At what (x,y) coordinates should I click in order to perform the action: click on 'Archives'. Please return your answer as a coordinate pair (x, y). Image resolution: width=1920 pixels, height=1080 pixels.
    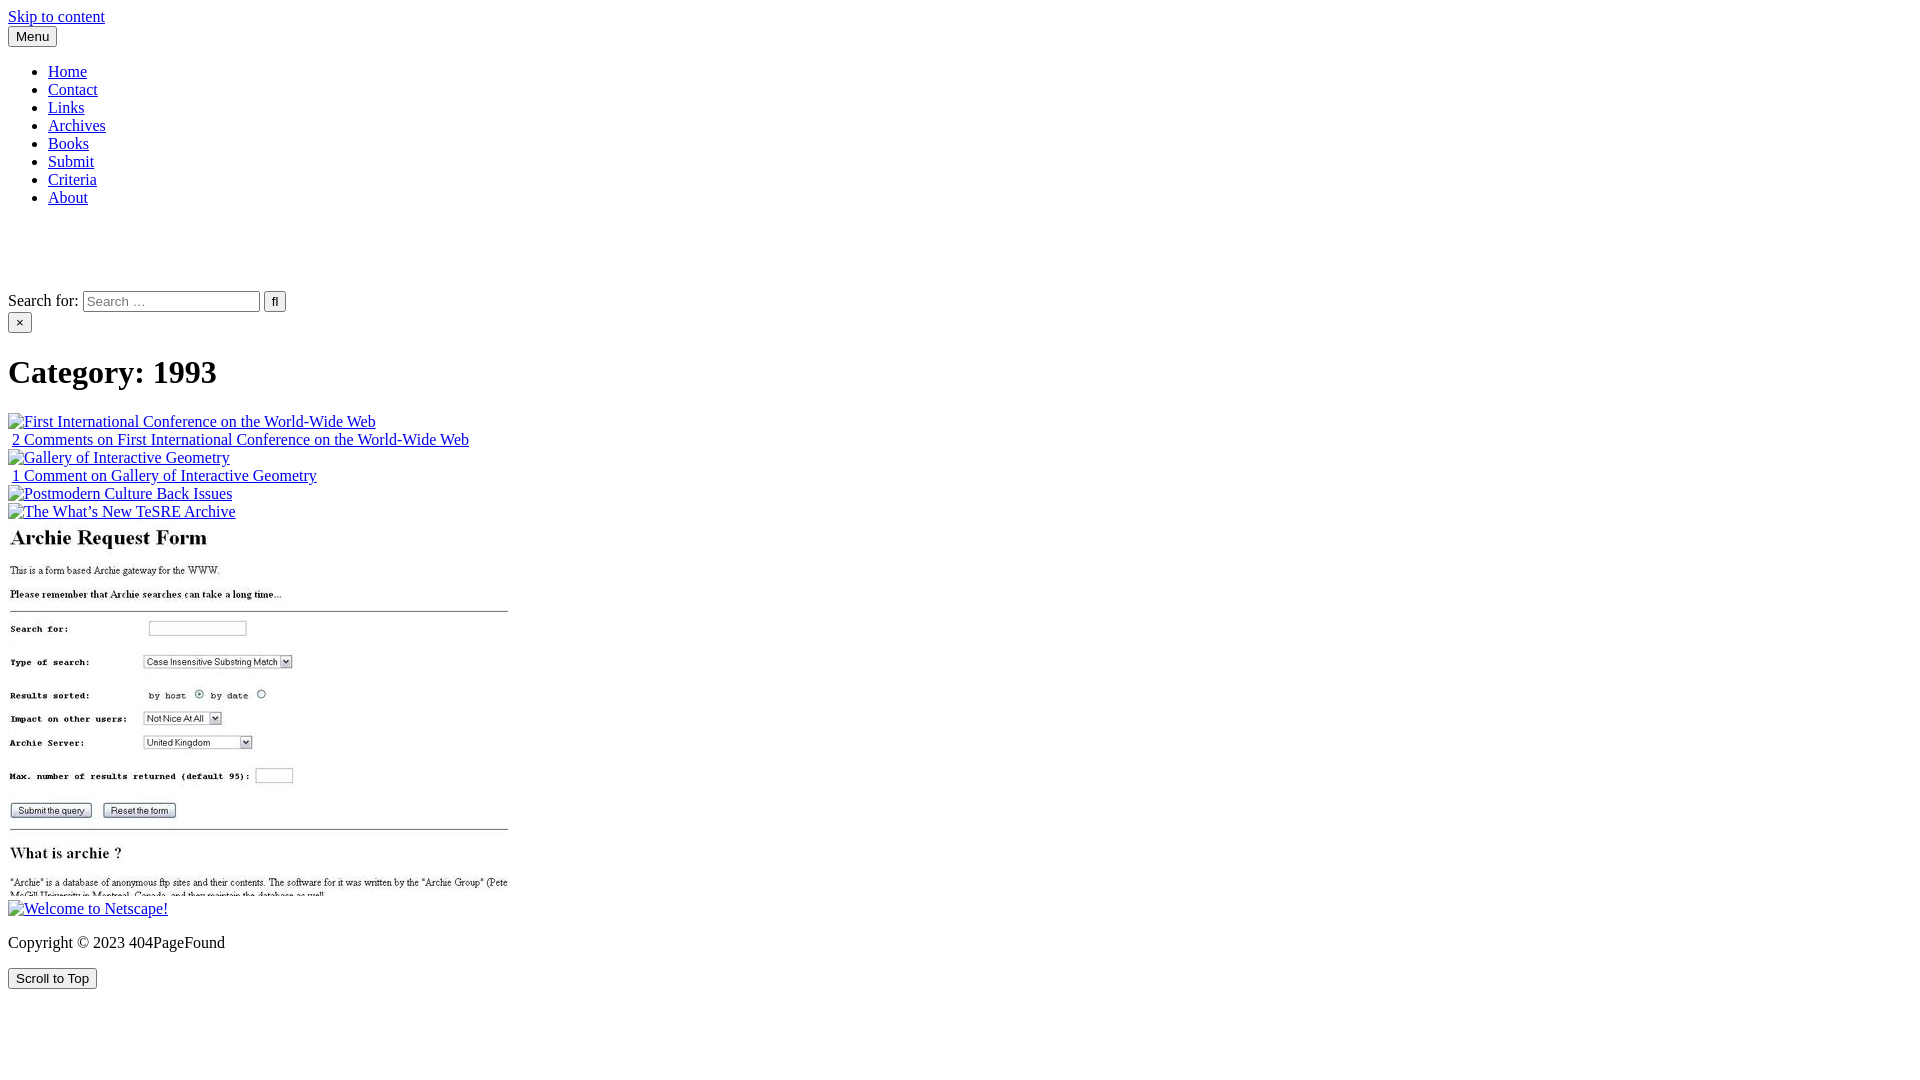
    Looking at the image, I should click on (76, 125).